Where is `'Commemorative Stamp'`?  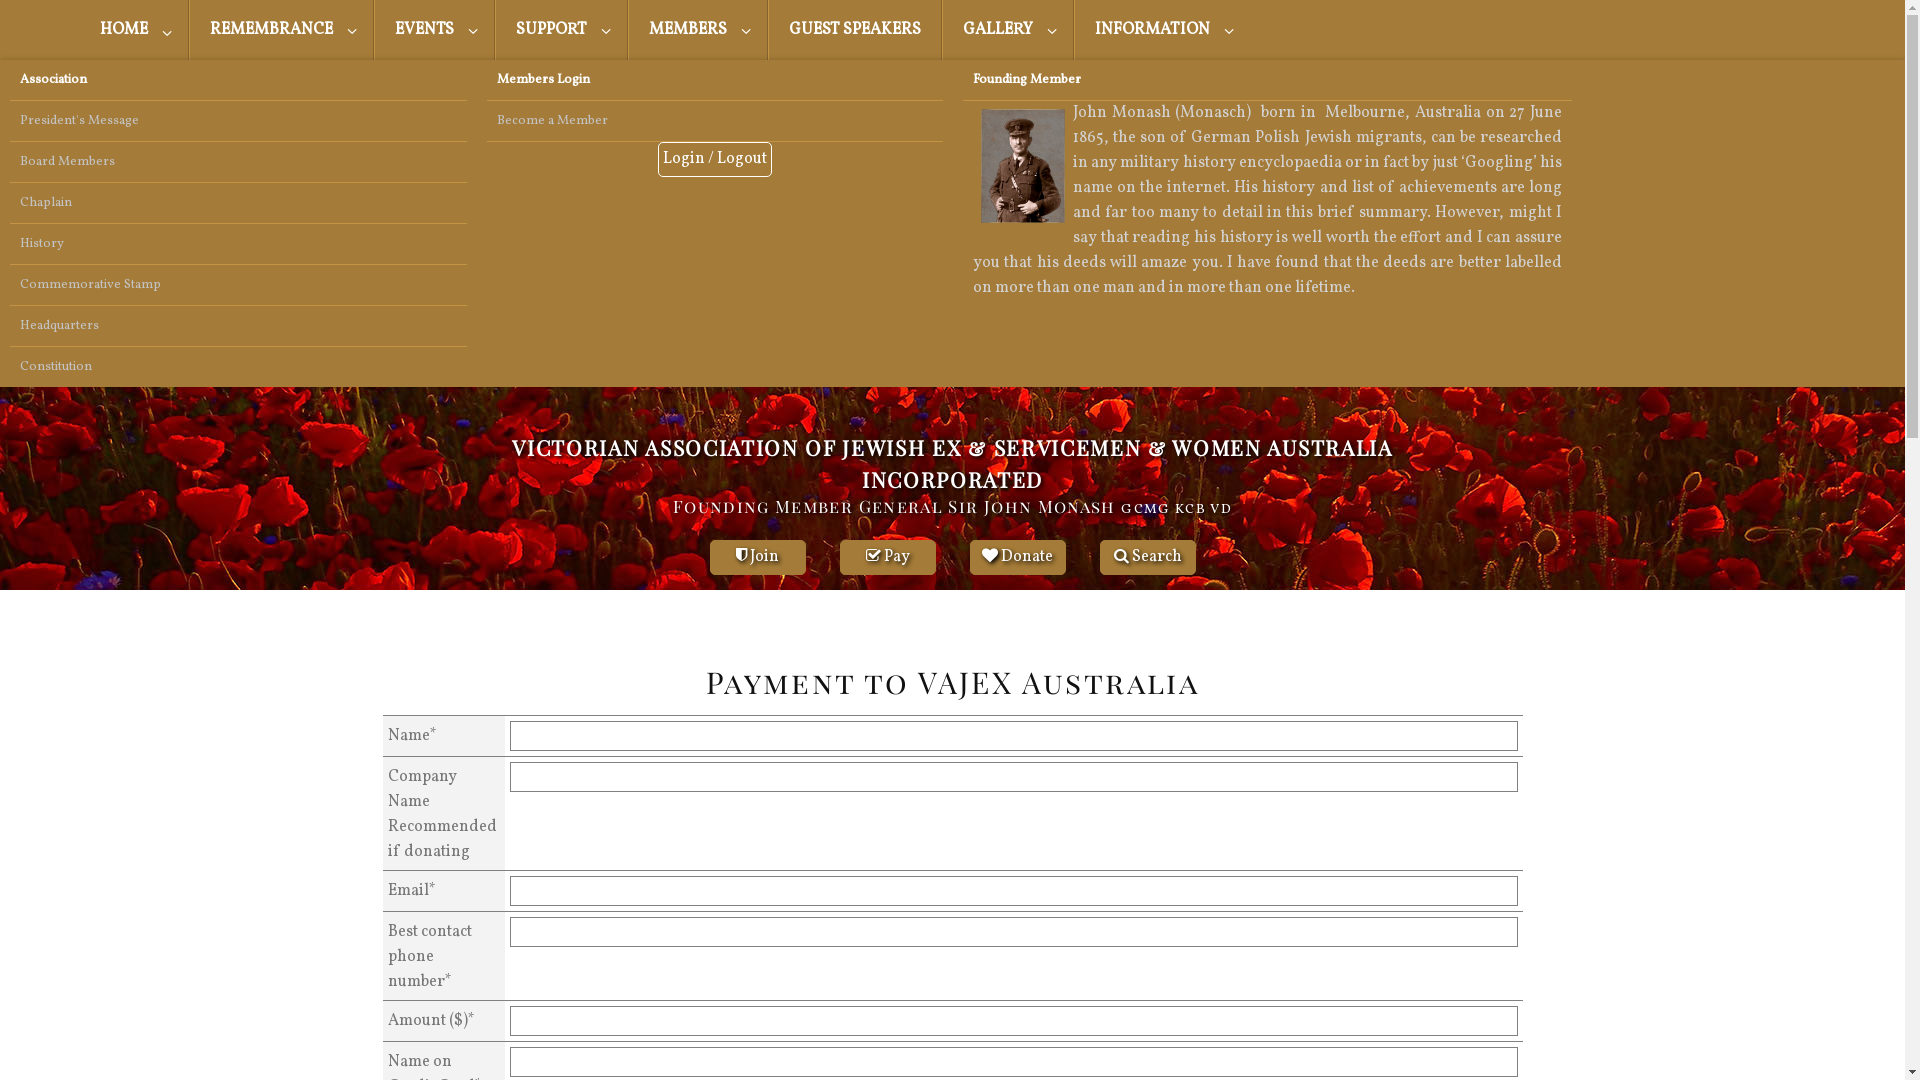 'Commemorative Stamp' is located at coordinates (238, 285).